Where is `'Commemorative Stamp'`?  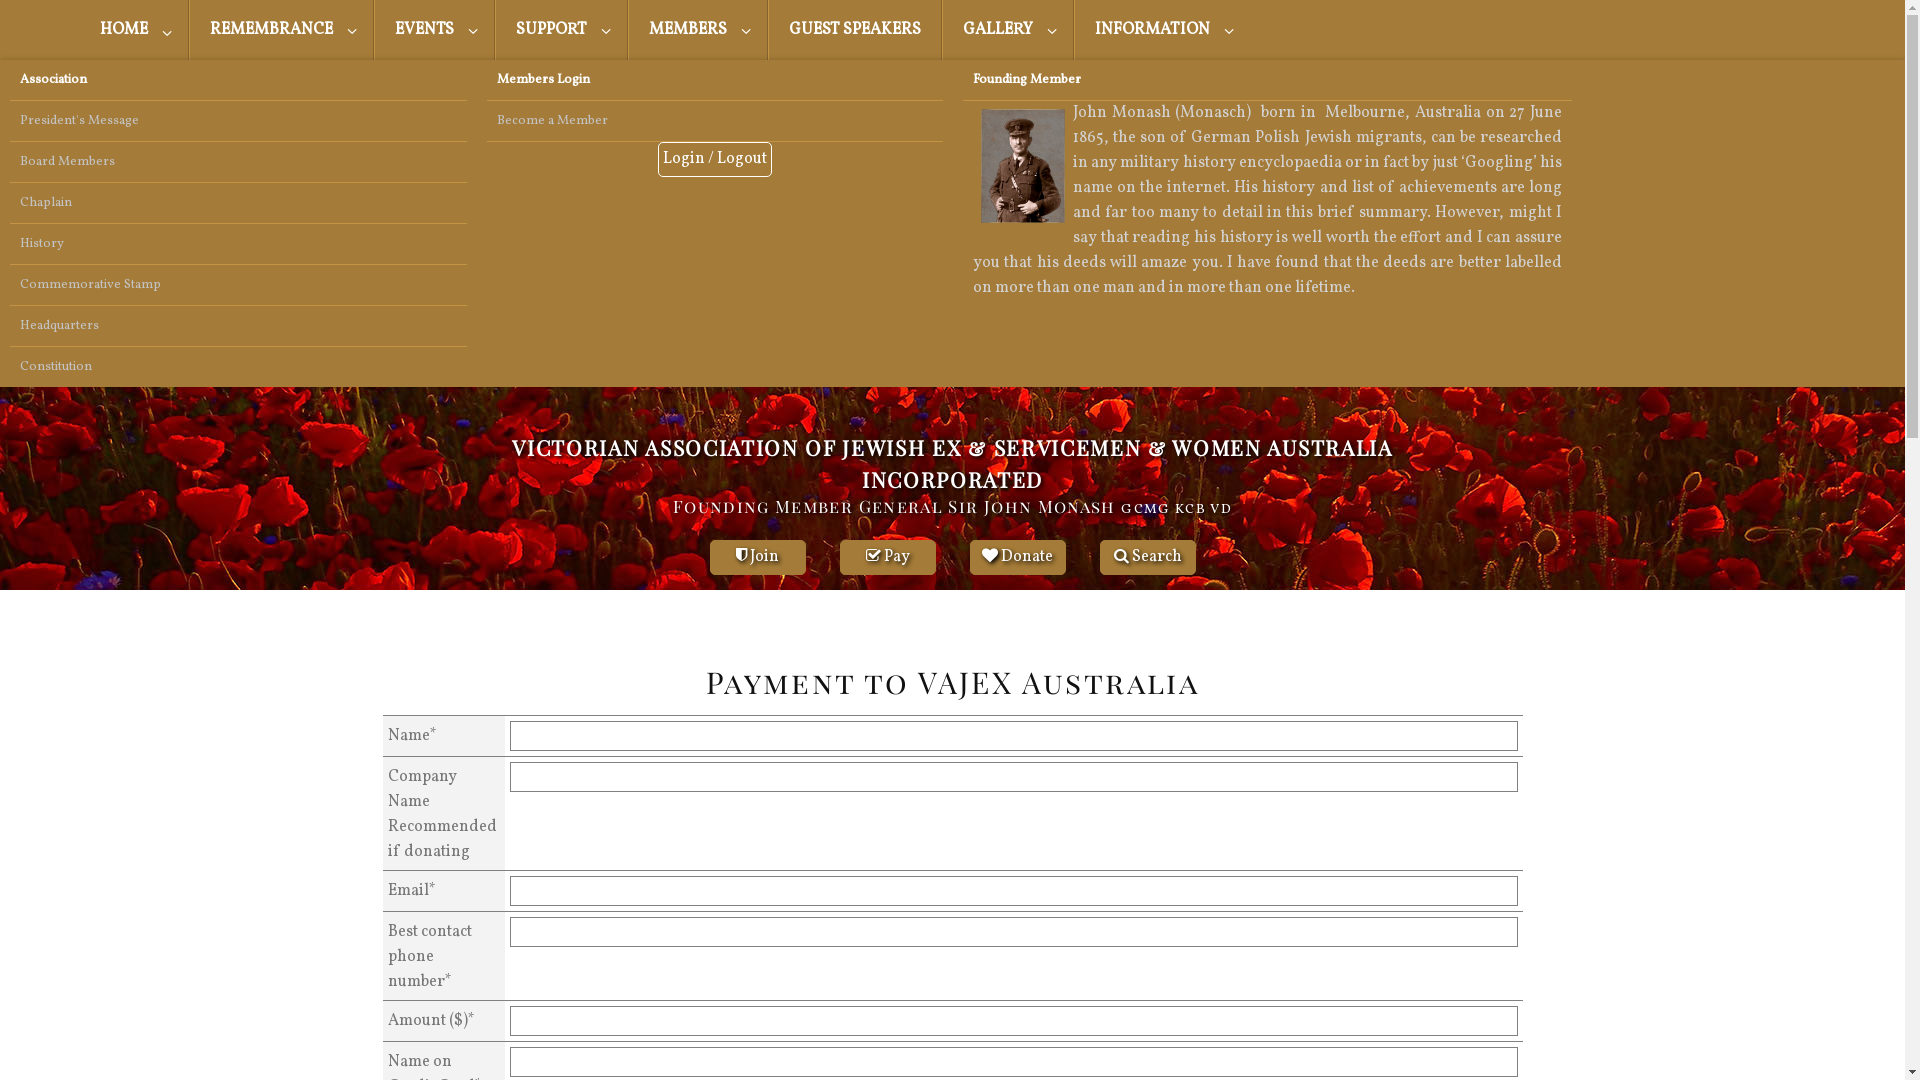 'Commemorative Stamp' is located at coordinates (238, 285).